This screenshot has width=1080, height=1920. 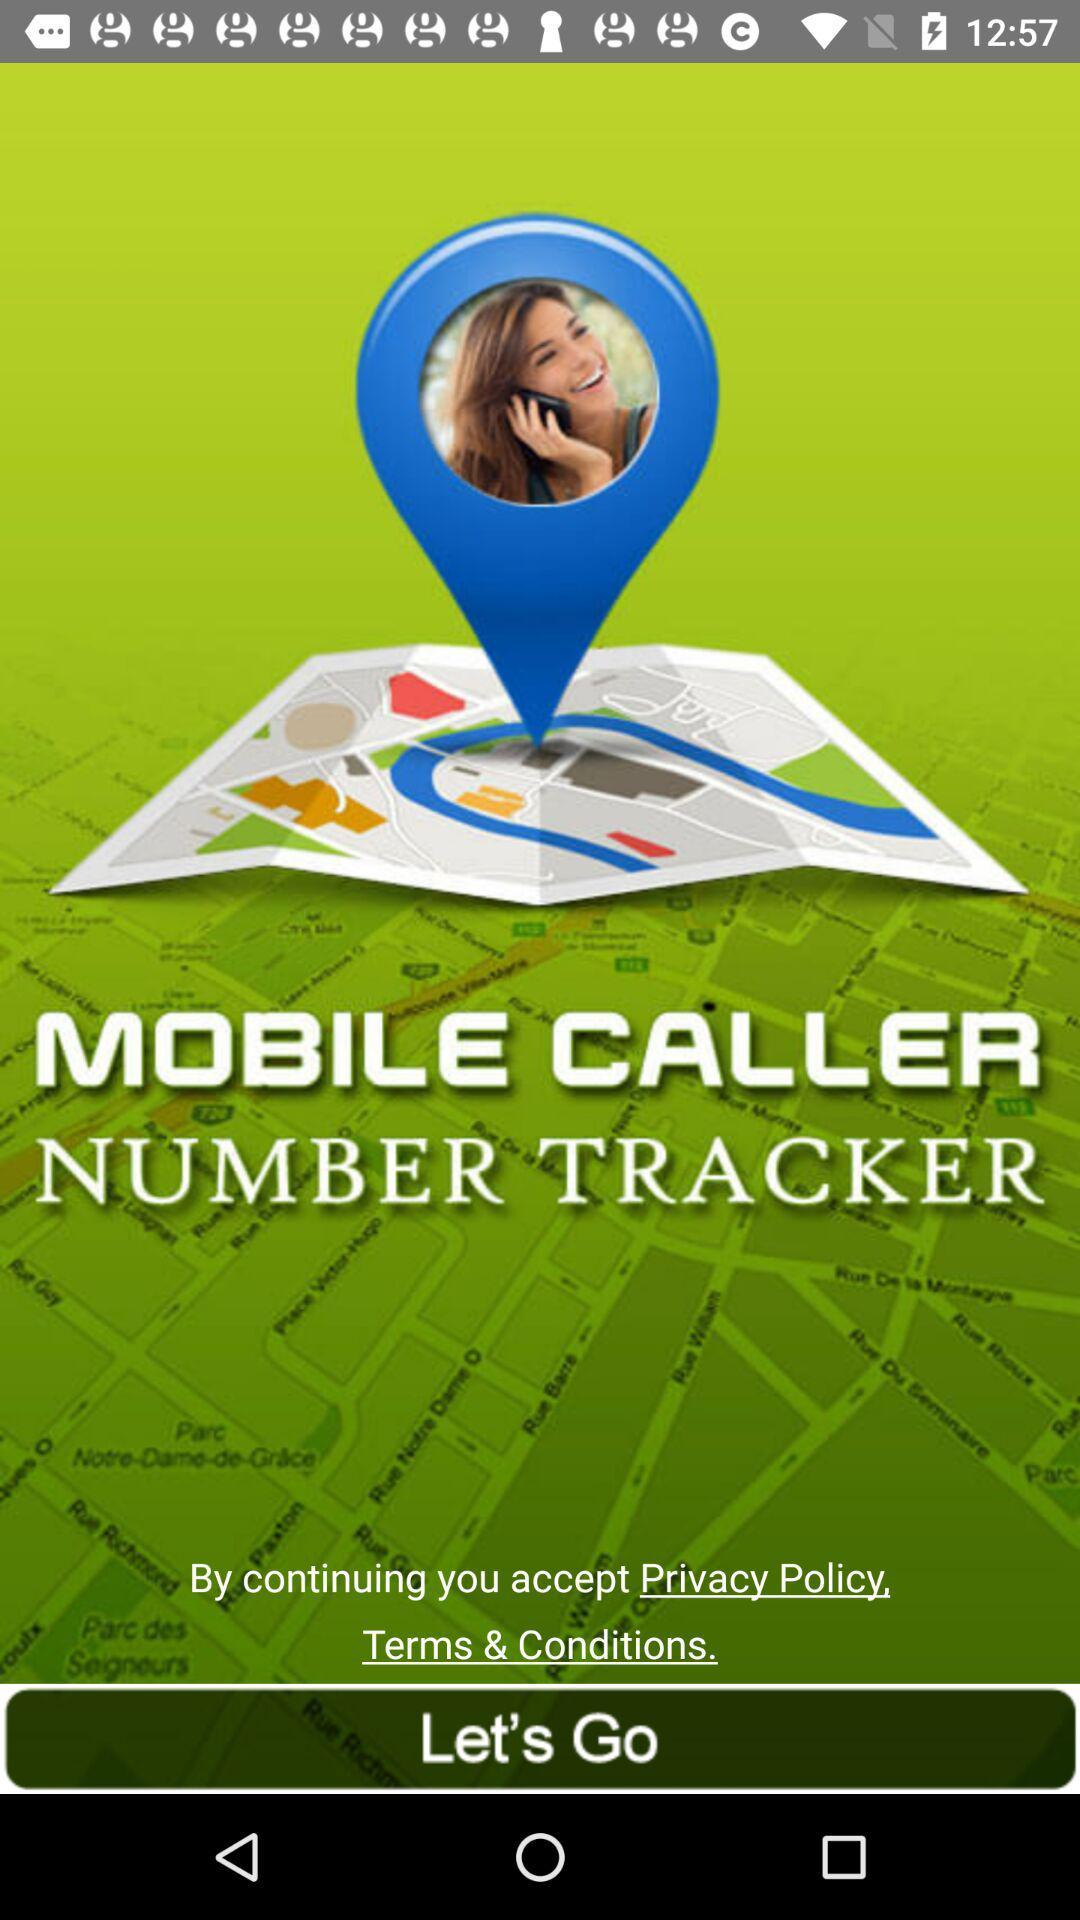 What do you see at coordinates (540, 1643) in the screenshot?
I see `the terms & conditions. icon` at bounding box center [540, 1643].